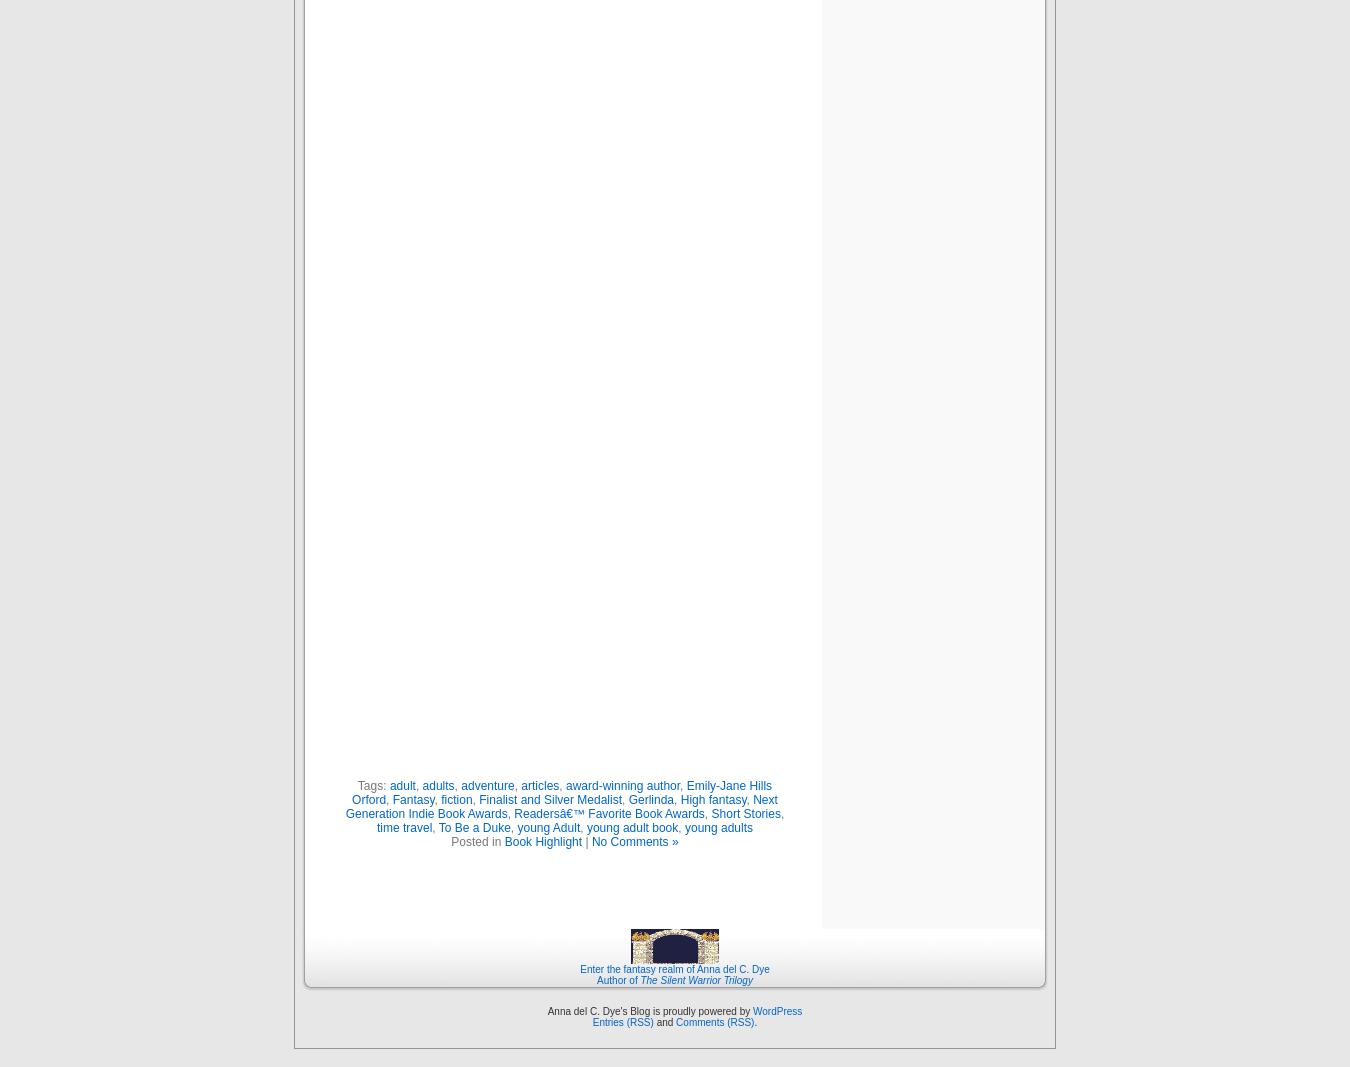 This screenshot has height=1067, width=1350. I want to click on 'young Adult', so click(547, 826).